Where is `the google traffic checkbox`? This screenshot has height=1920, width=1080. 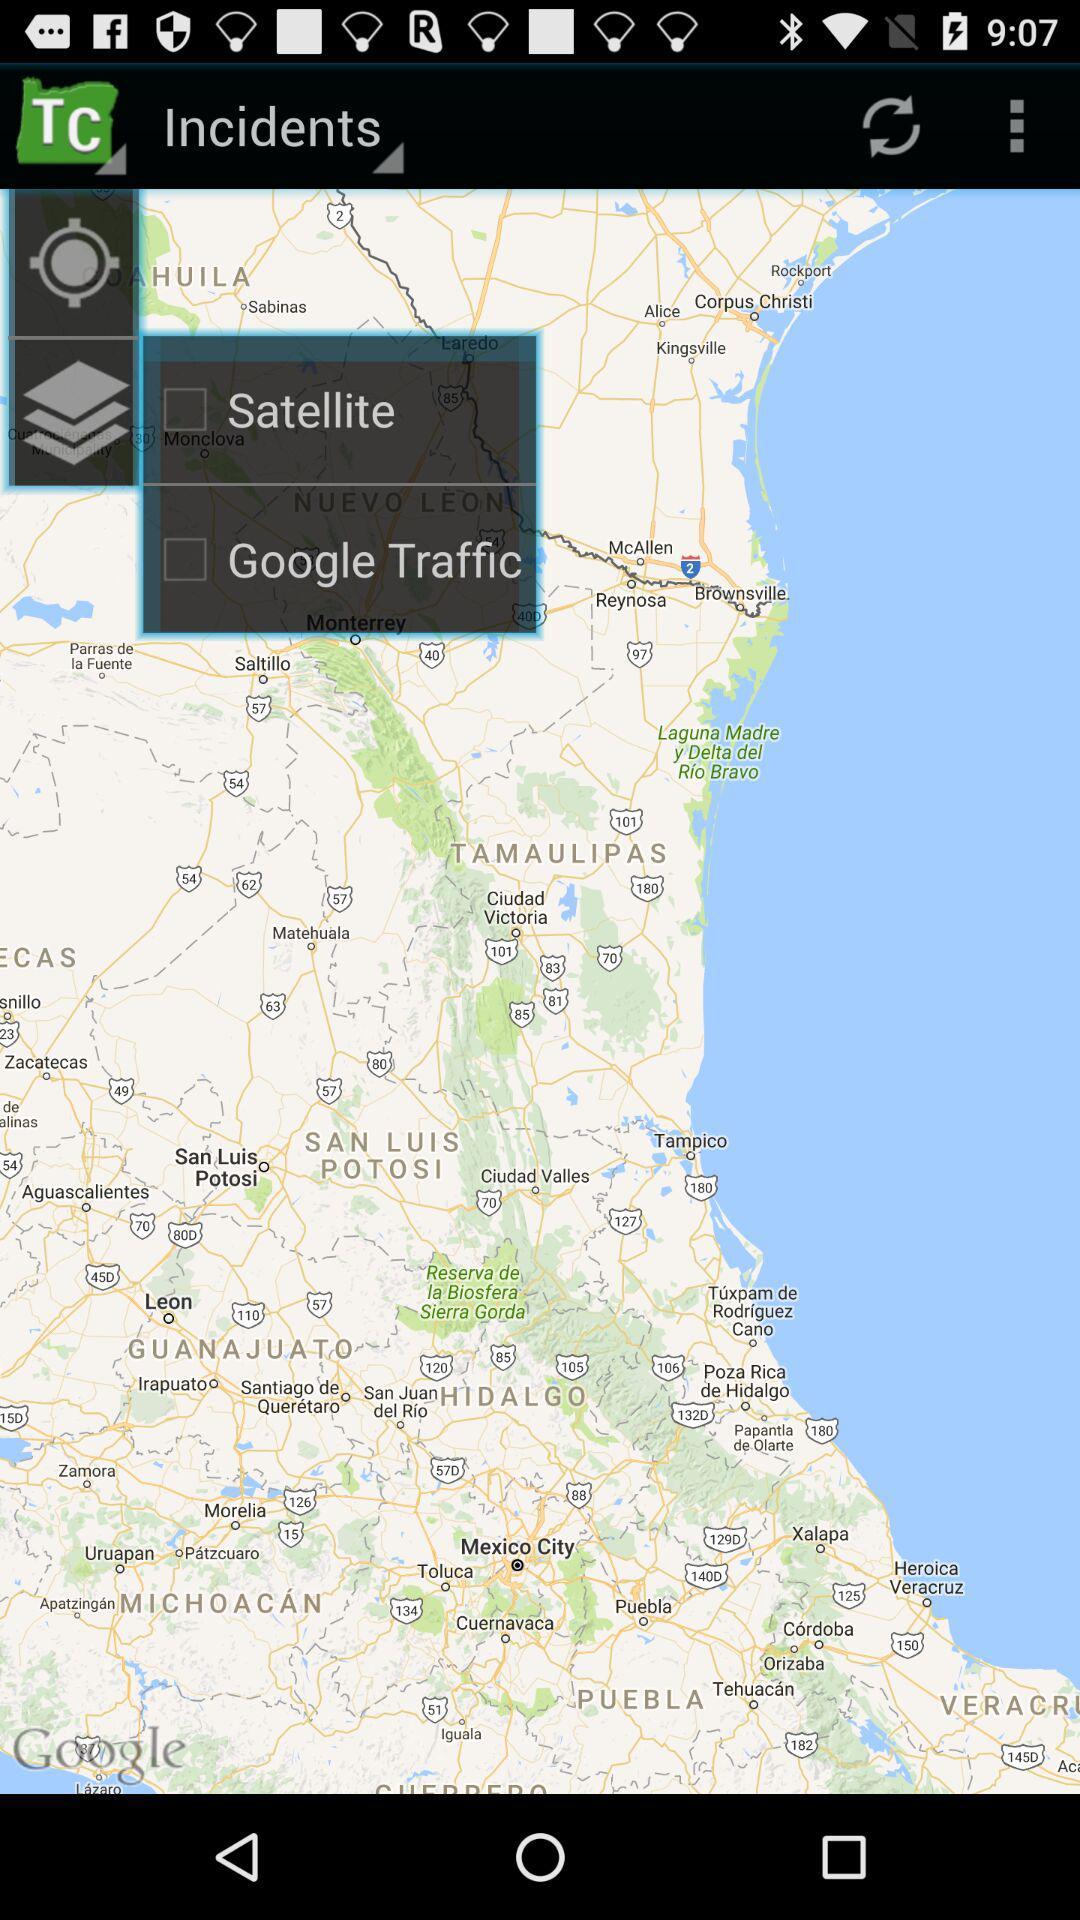
the google traffic checkbox is located at coordinates (338, 559).